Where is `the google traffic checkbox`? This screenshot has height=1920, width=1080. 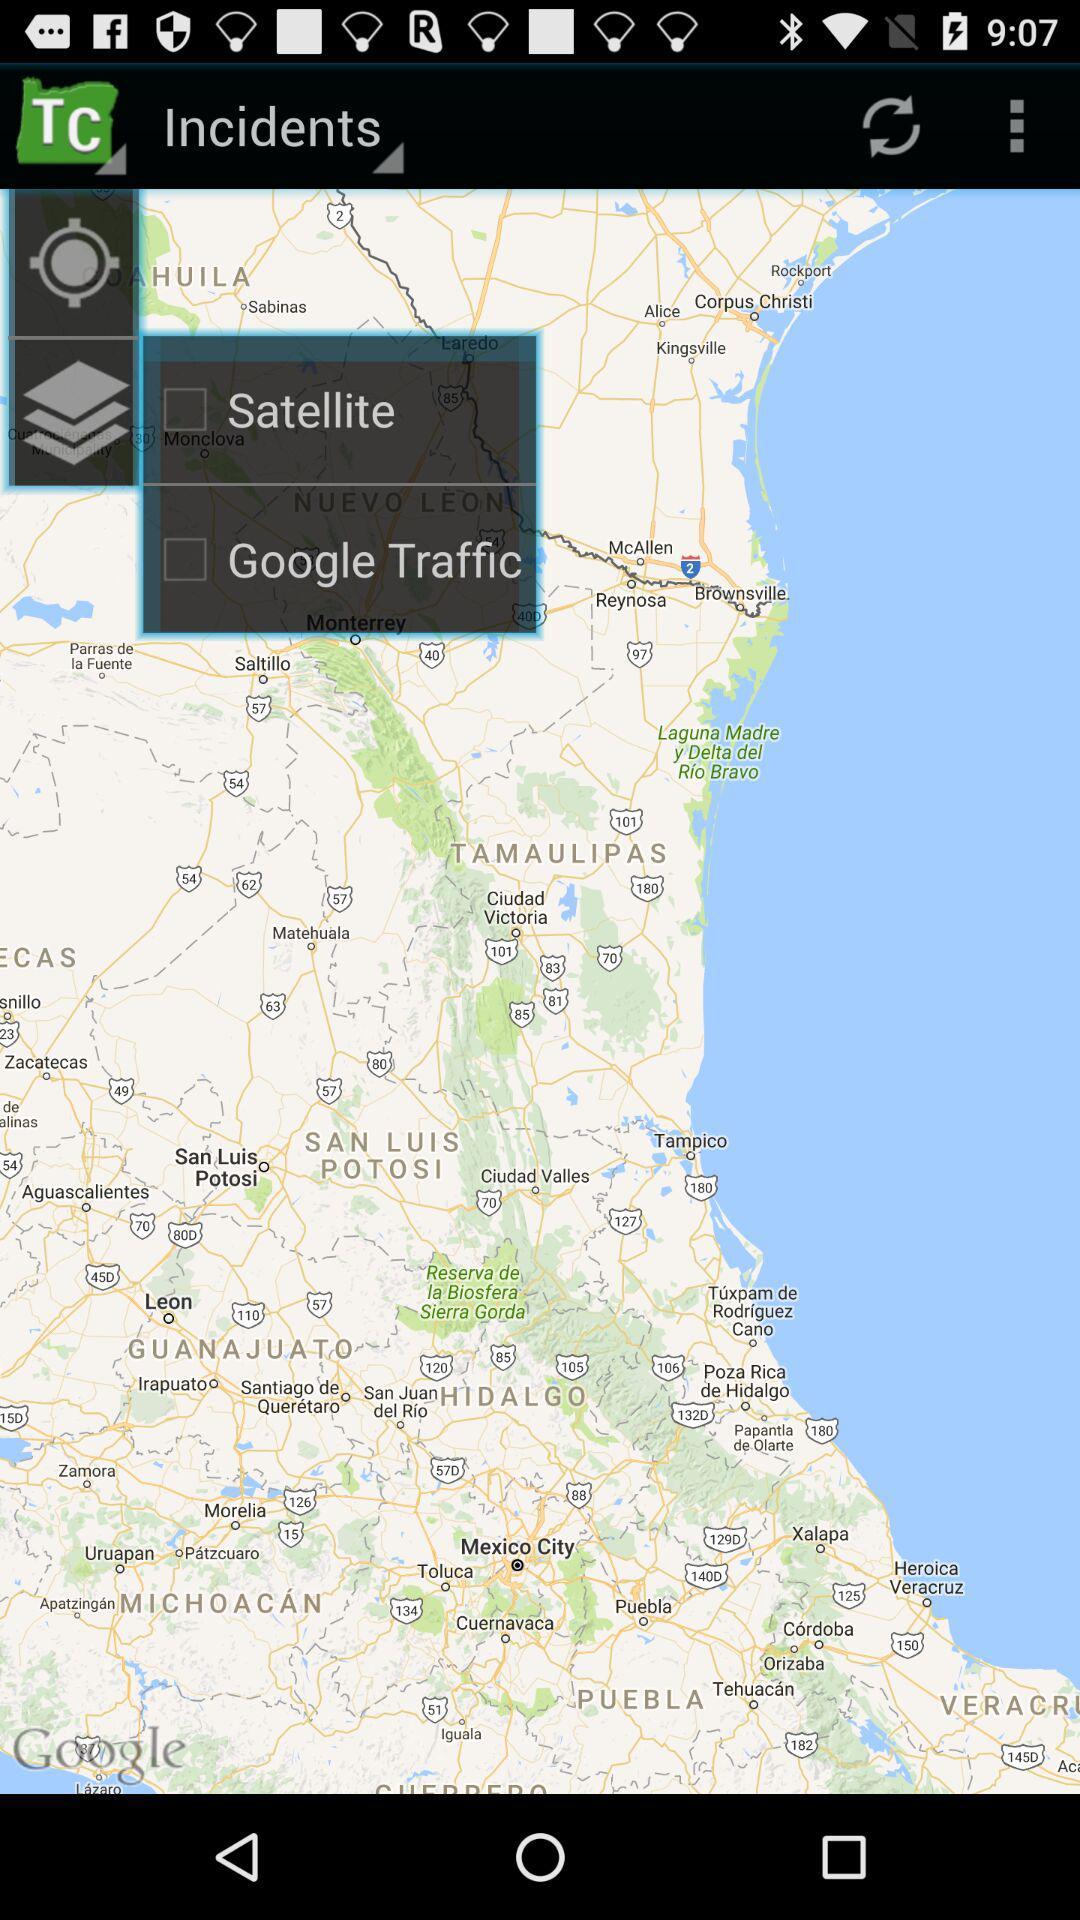
the google traffic checkbox is located at coordinates (338, 559).